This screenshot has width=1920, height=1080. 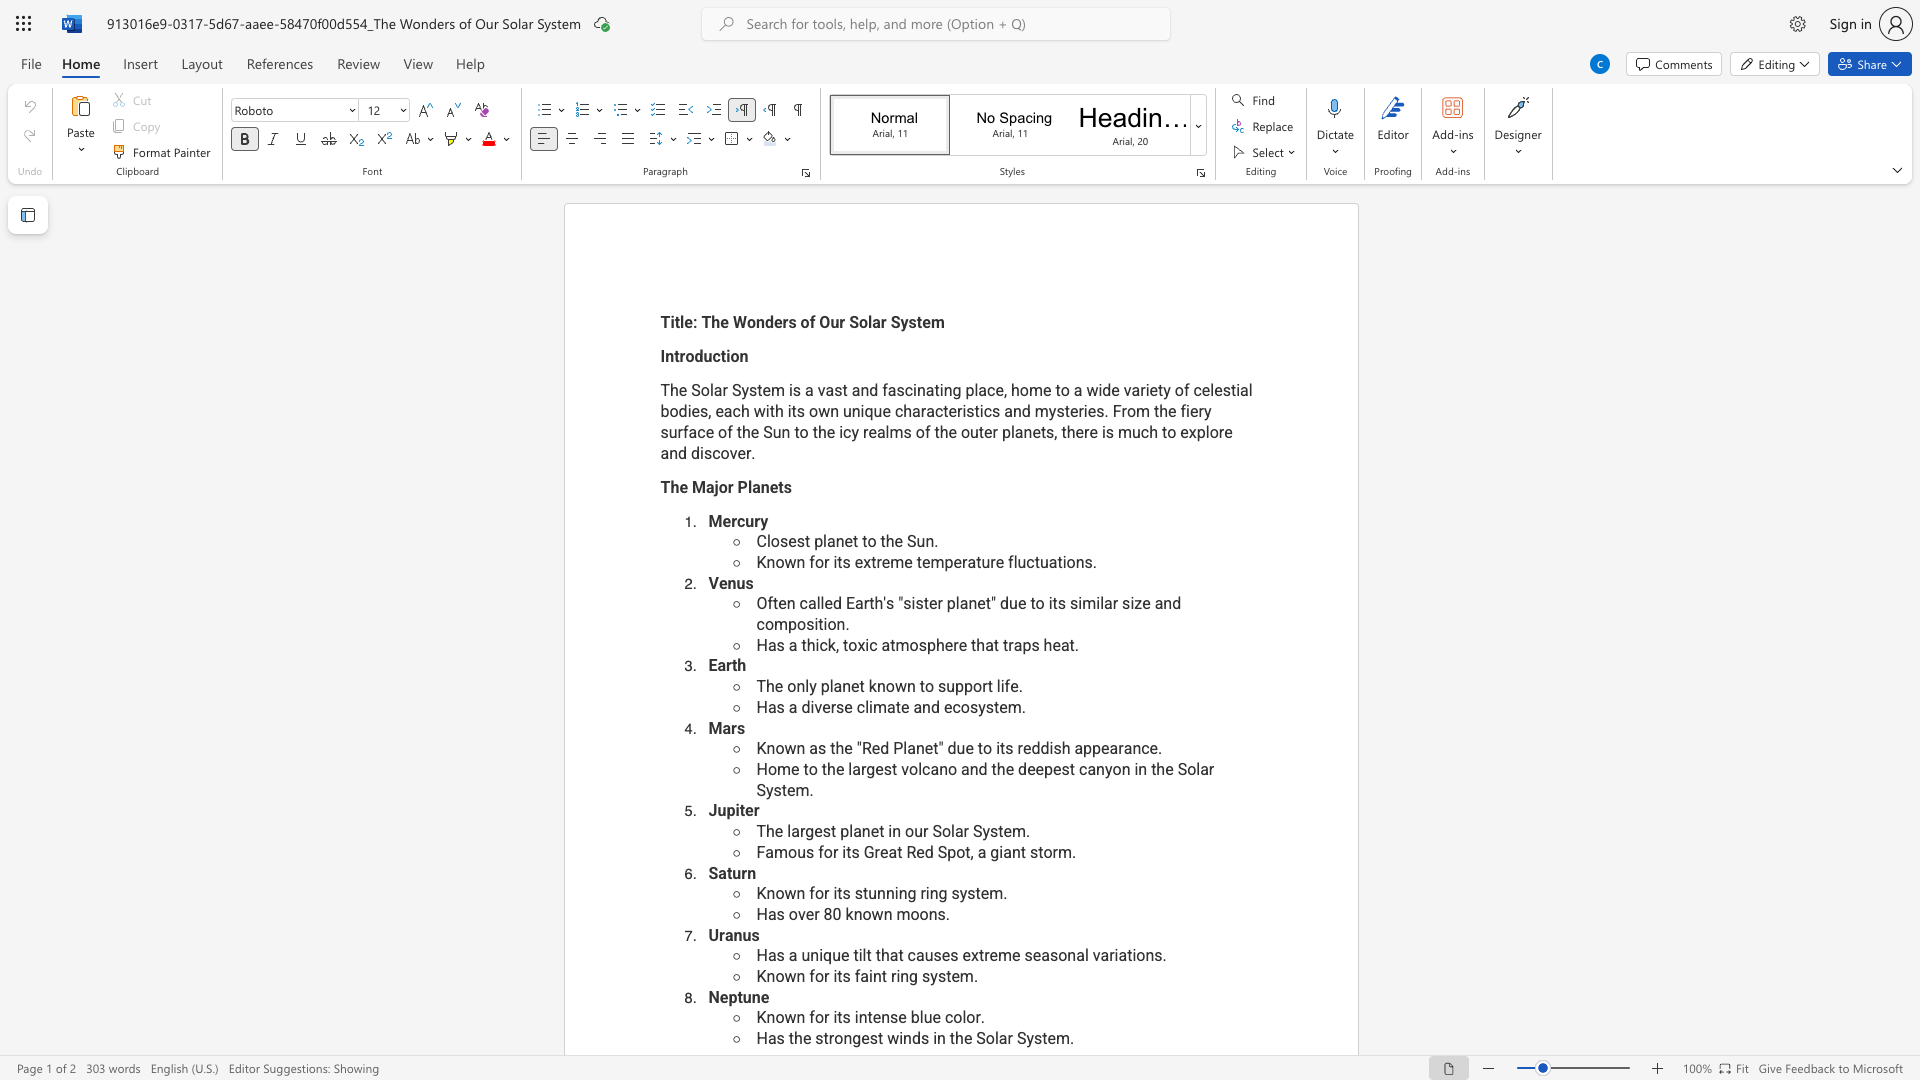 I want to click on the subset text "n moon" within the text "Has over 80 known moons.", so click(x=882, y=914).